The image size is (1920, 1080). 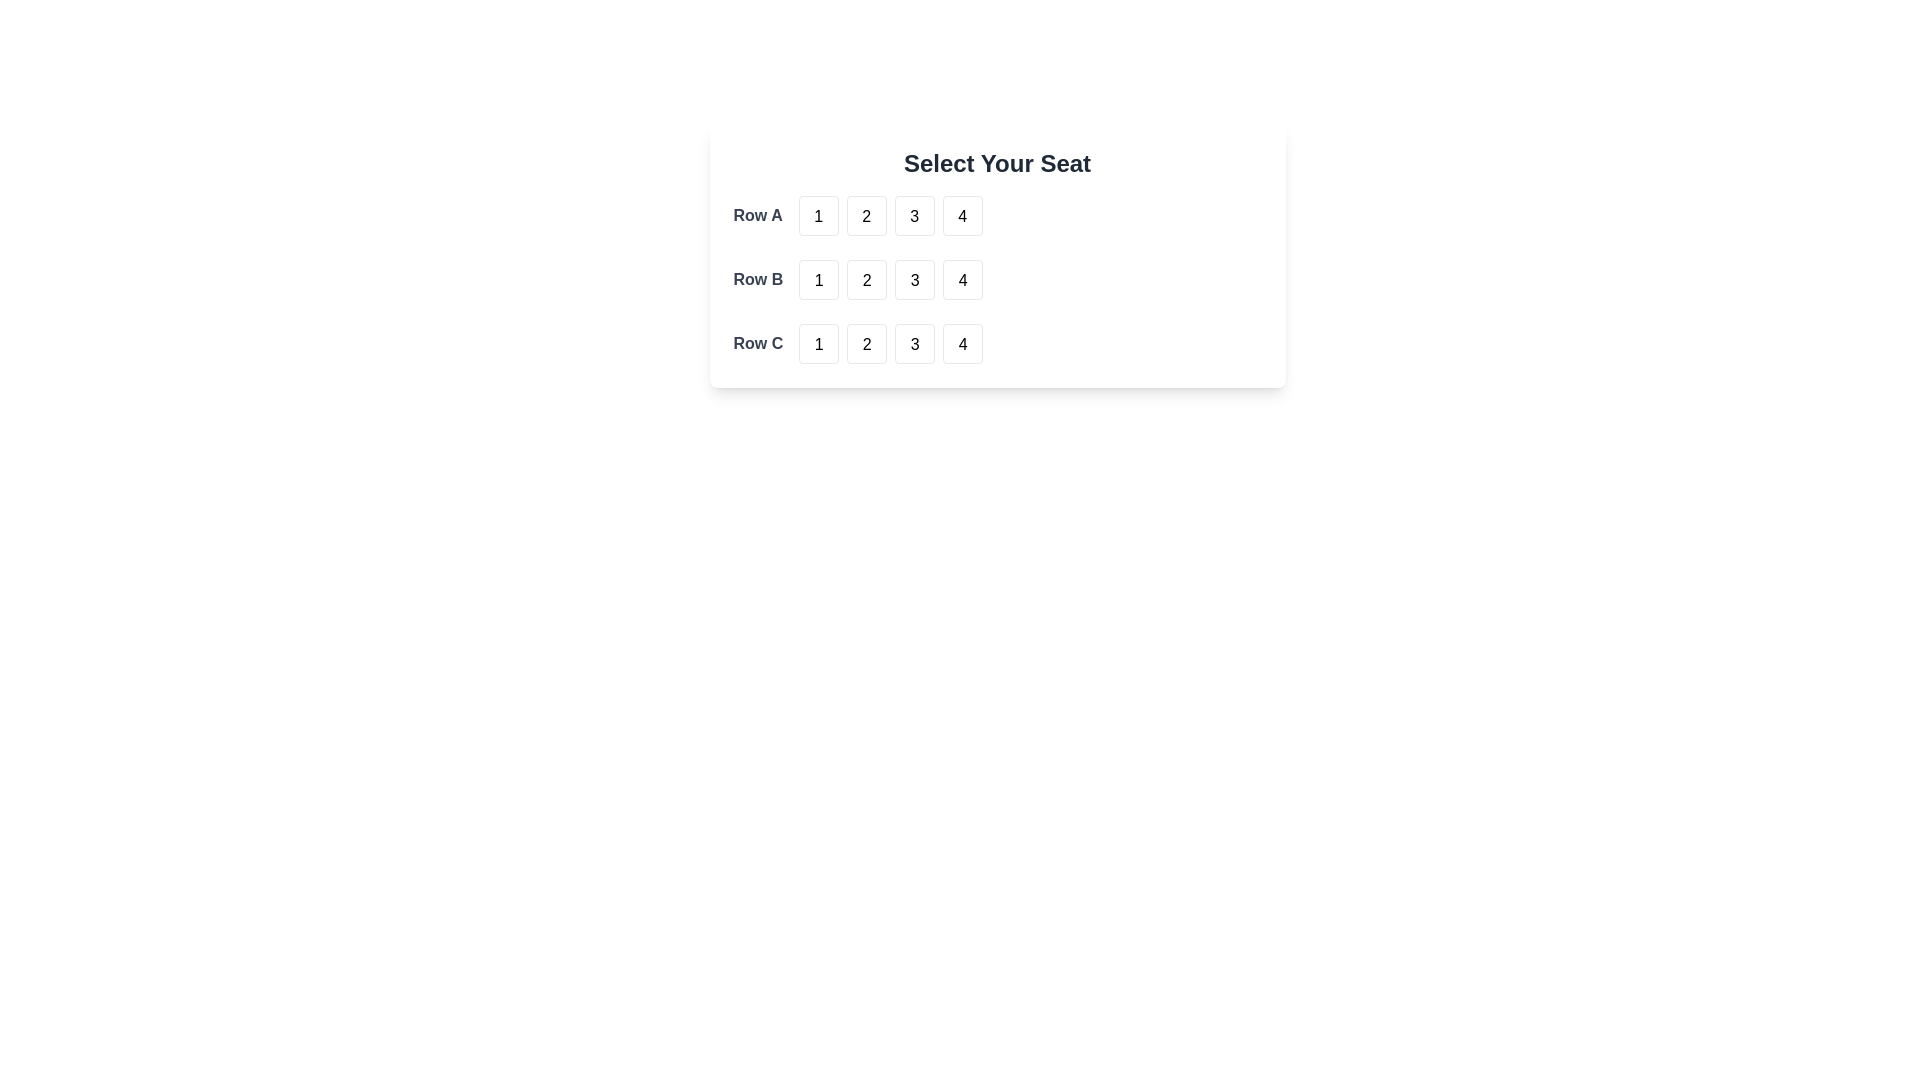 What do you see at coordinates (913, 216) in the screenshot?
I see `the square button labeled '3' located in Row A under the header 'Select Your Seat'` at bounding box center [913, 216].